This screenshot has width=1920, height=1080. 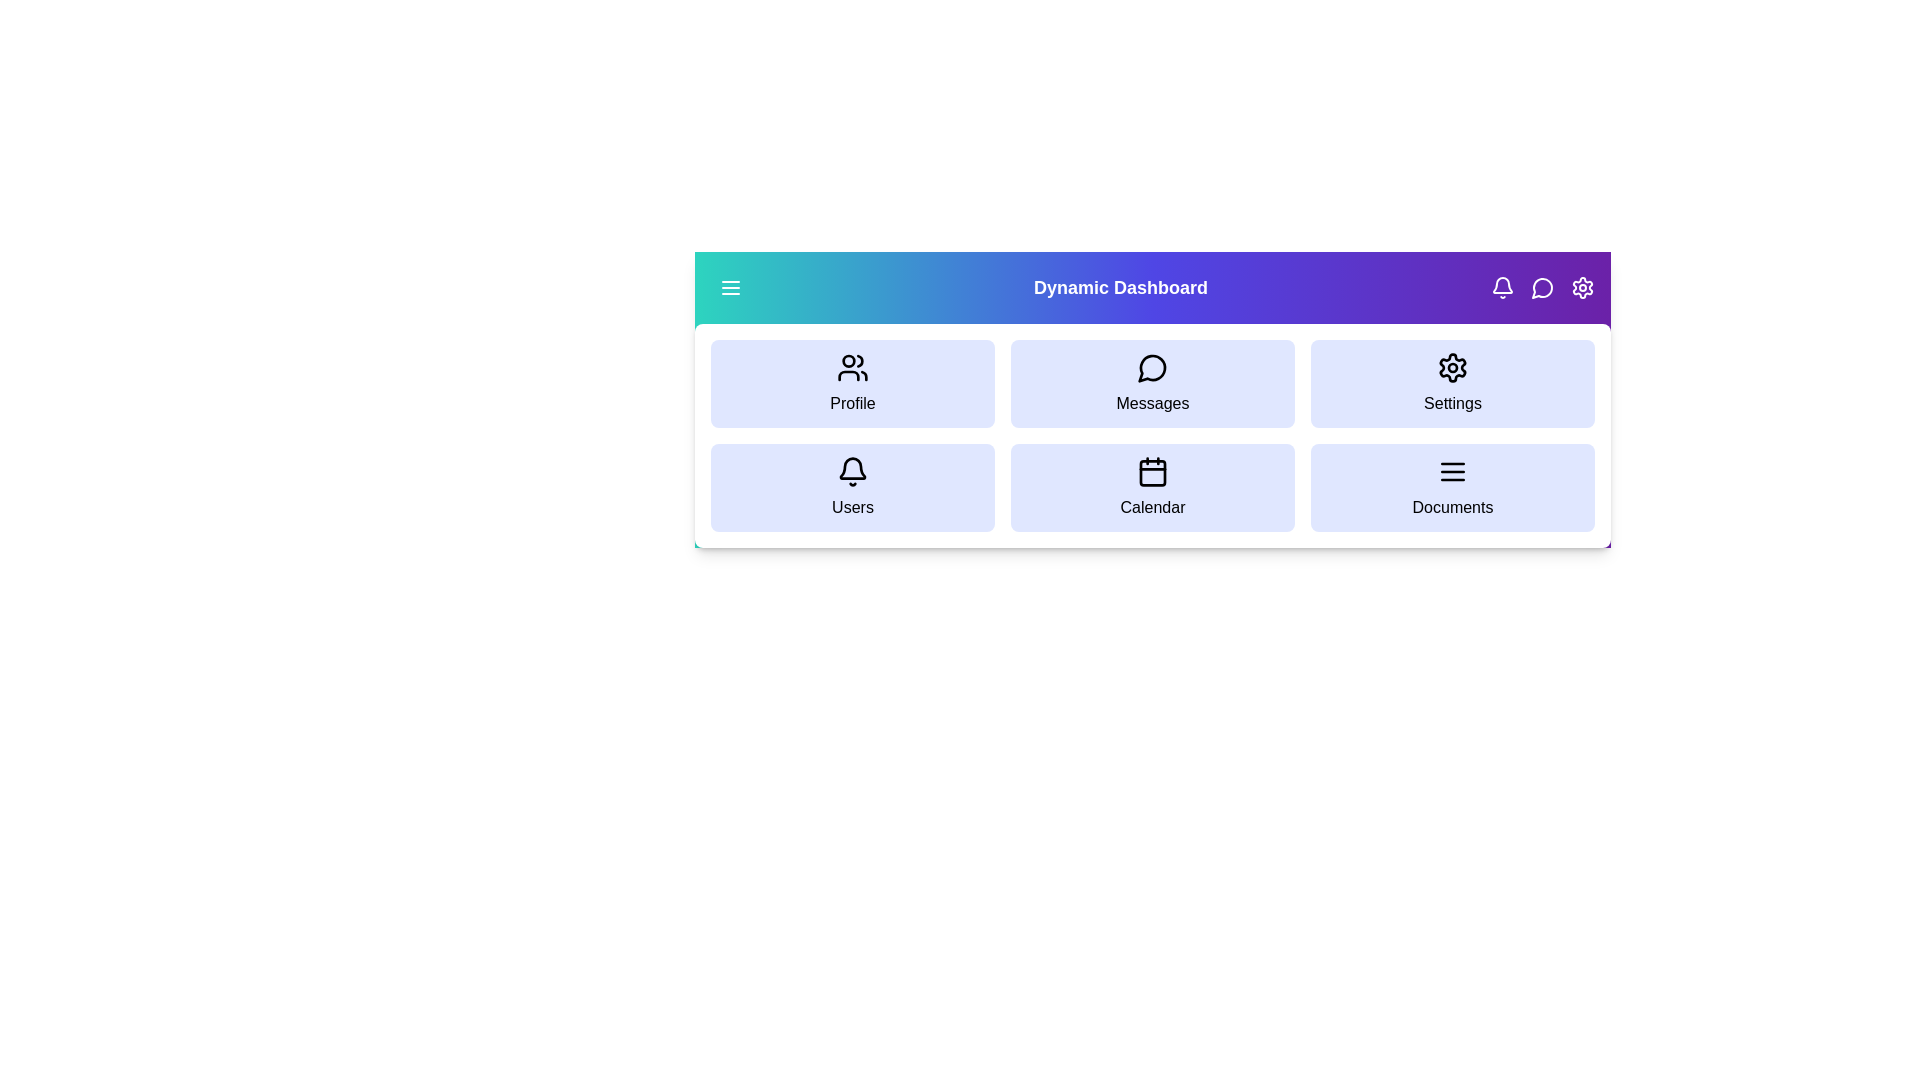 What do you see at coordinates (1582, 288) in the screenshot?
I see `the settings icon to navigate to the settings page` at bounding box center [1582, 288].